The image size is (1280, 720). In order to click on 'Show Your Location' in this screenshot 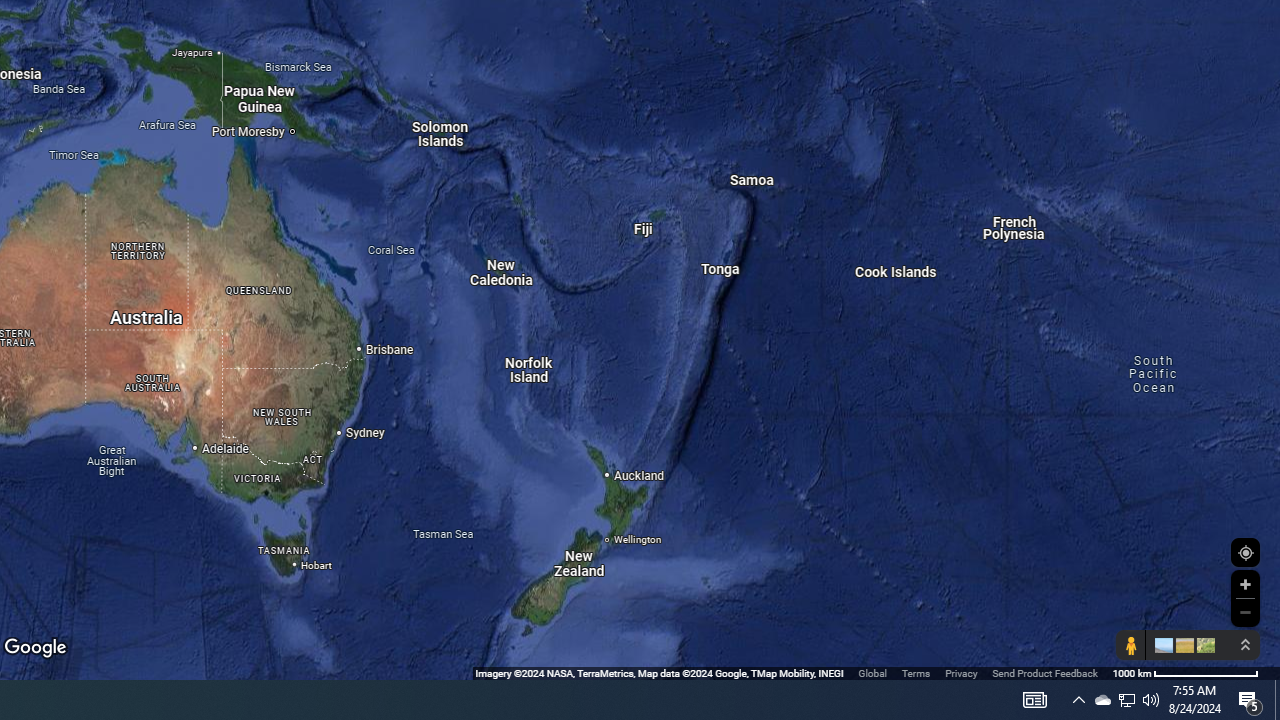, I will do `click(1244, 552)`.